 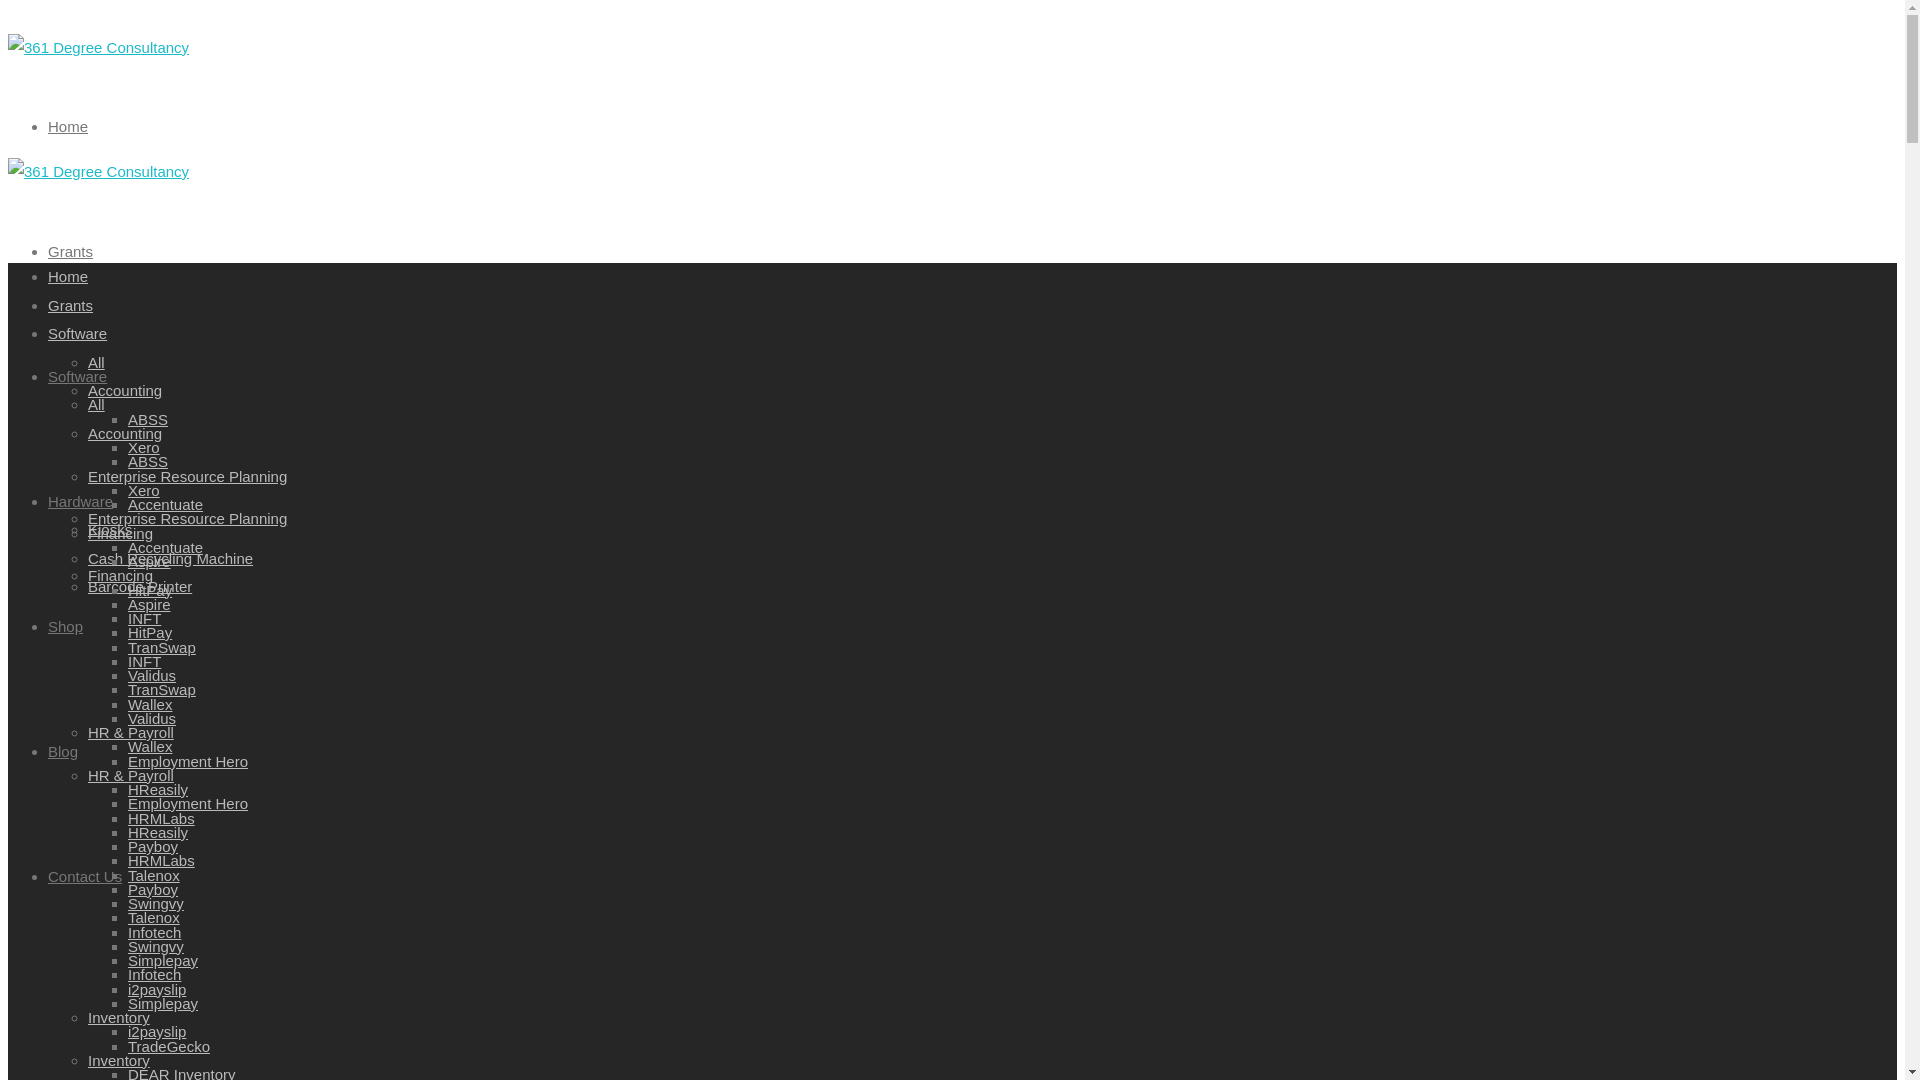 I want to click on 'Infotech', so click(x=153, y=932).